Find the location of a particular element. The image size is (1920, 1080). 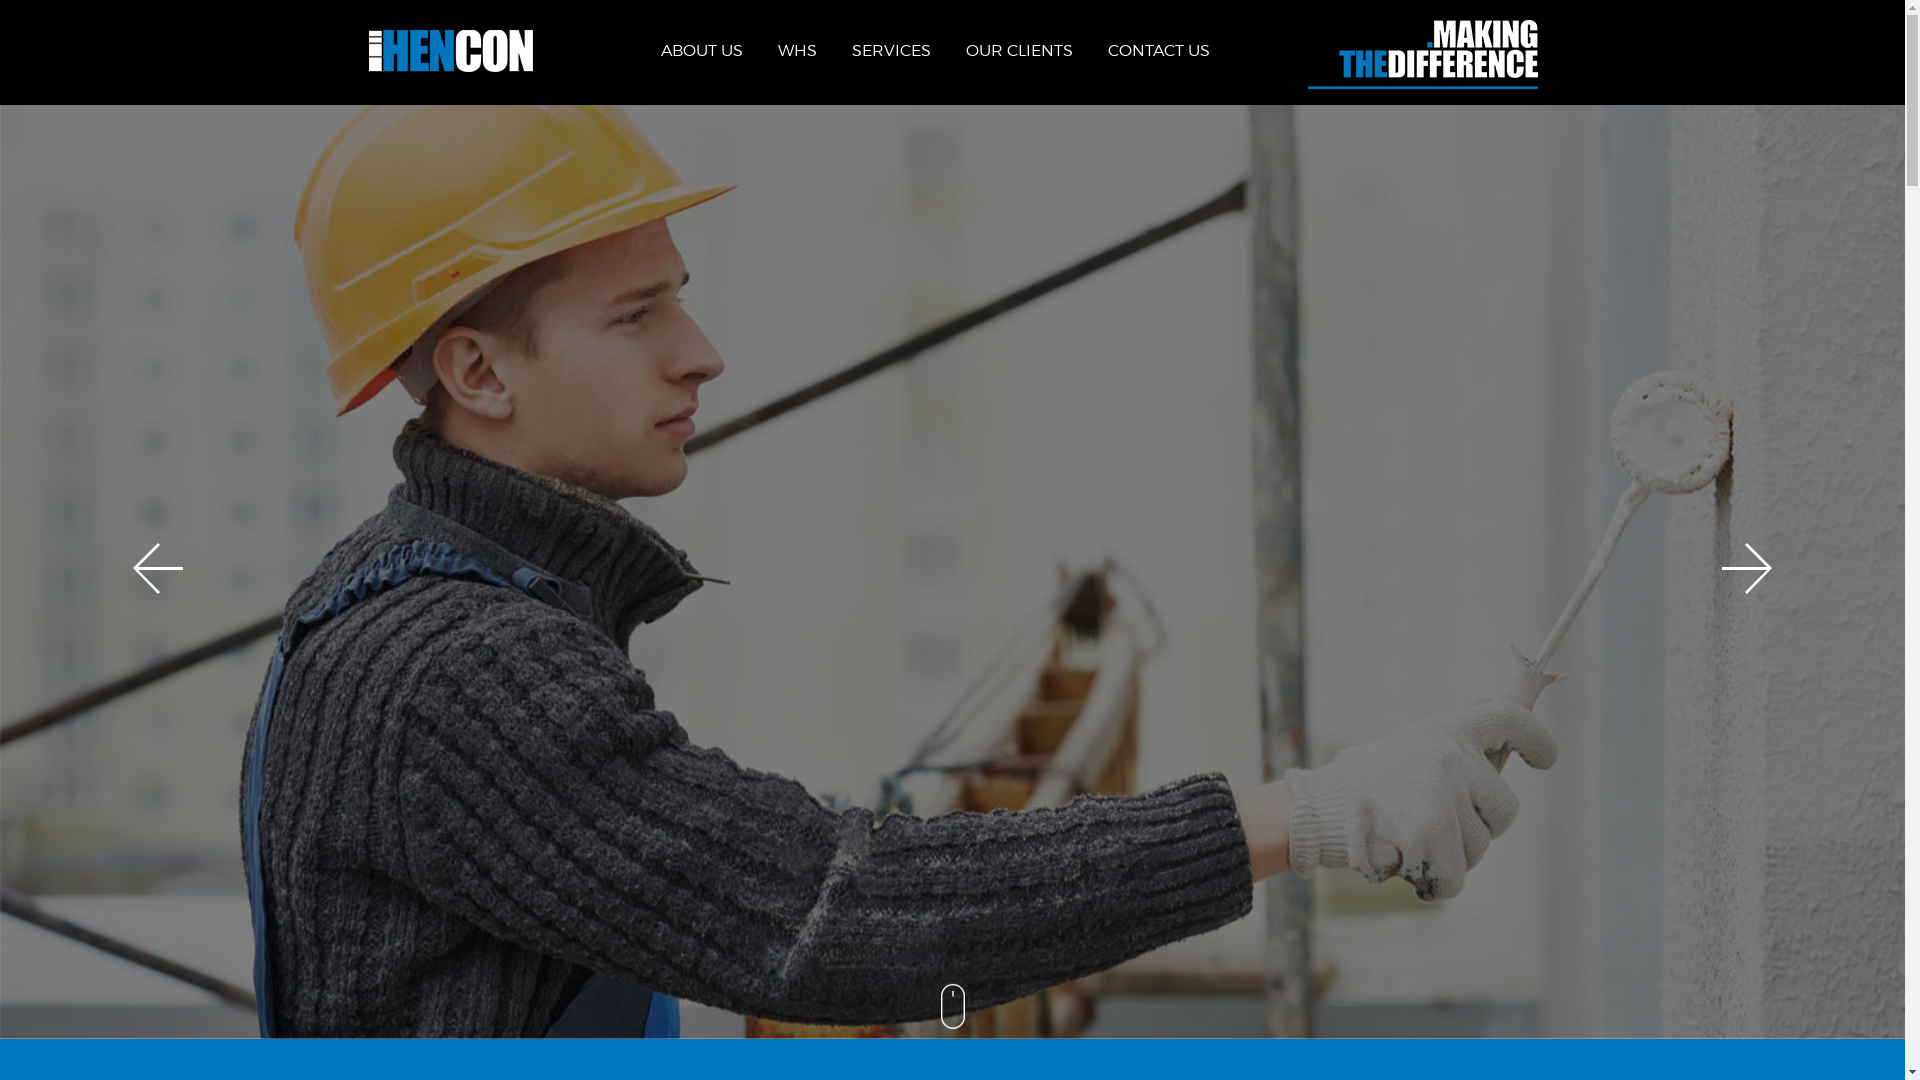

'NEXT' is located at coordinates (1721, 568).